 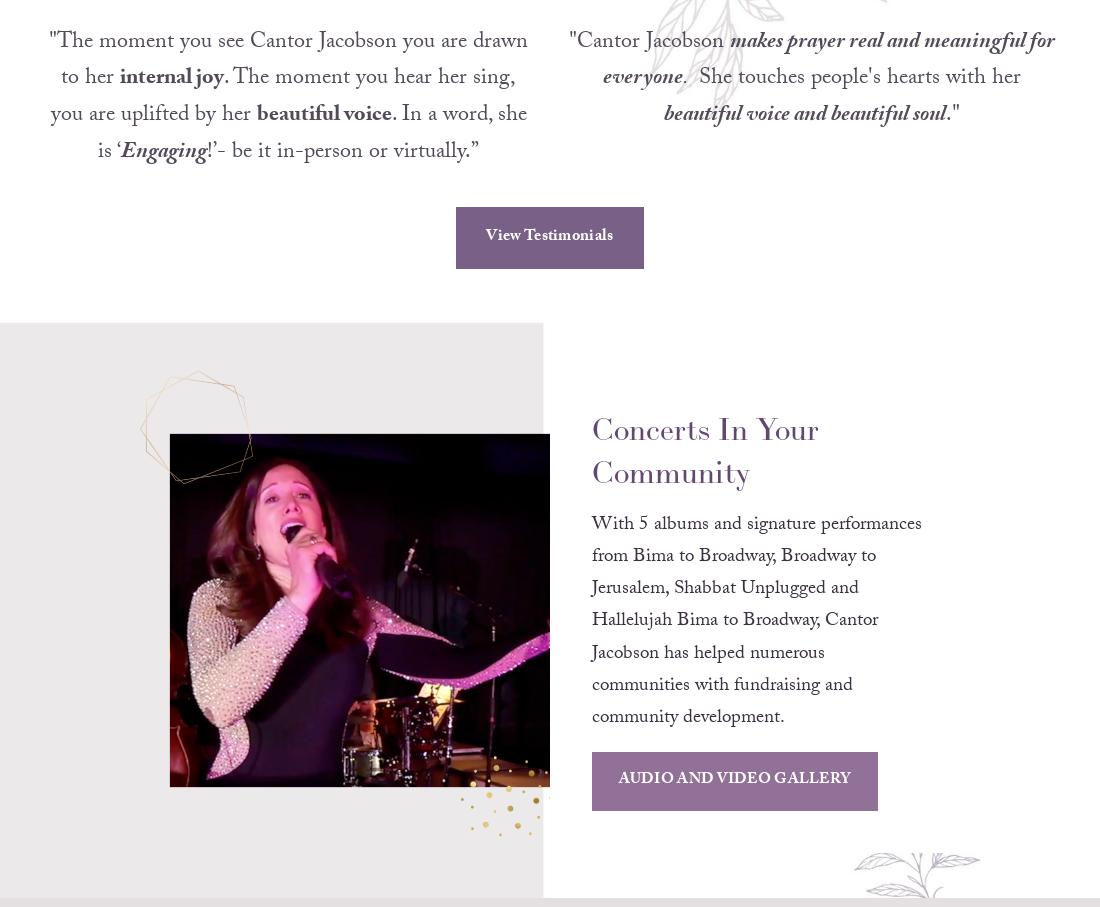 What do you see at coordinates (733, 806) in the screenshot?
I see `'AUDIO AND VIDEO GALLERY'` at bounding box center [733, 806].